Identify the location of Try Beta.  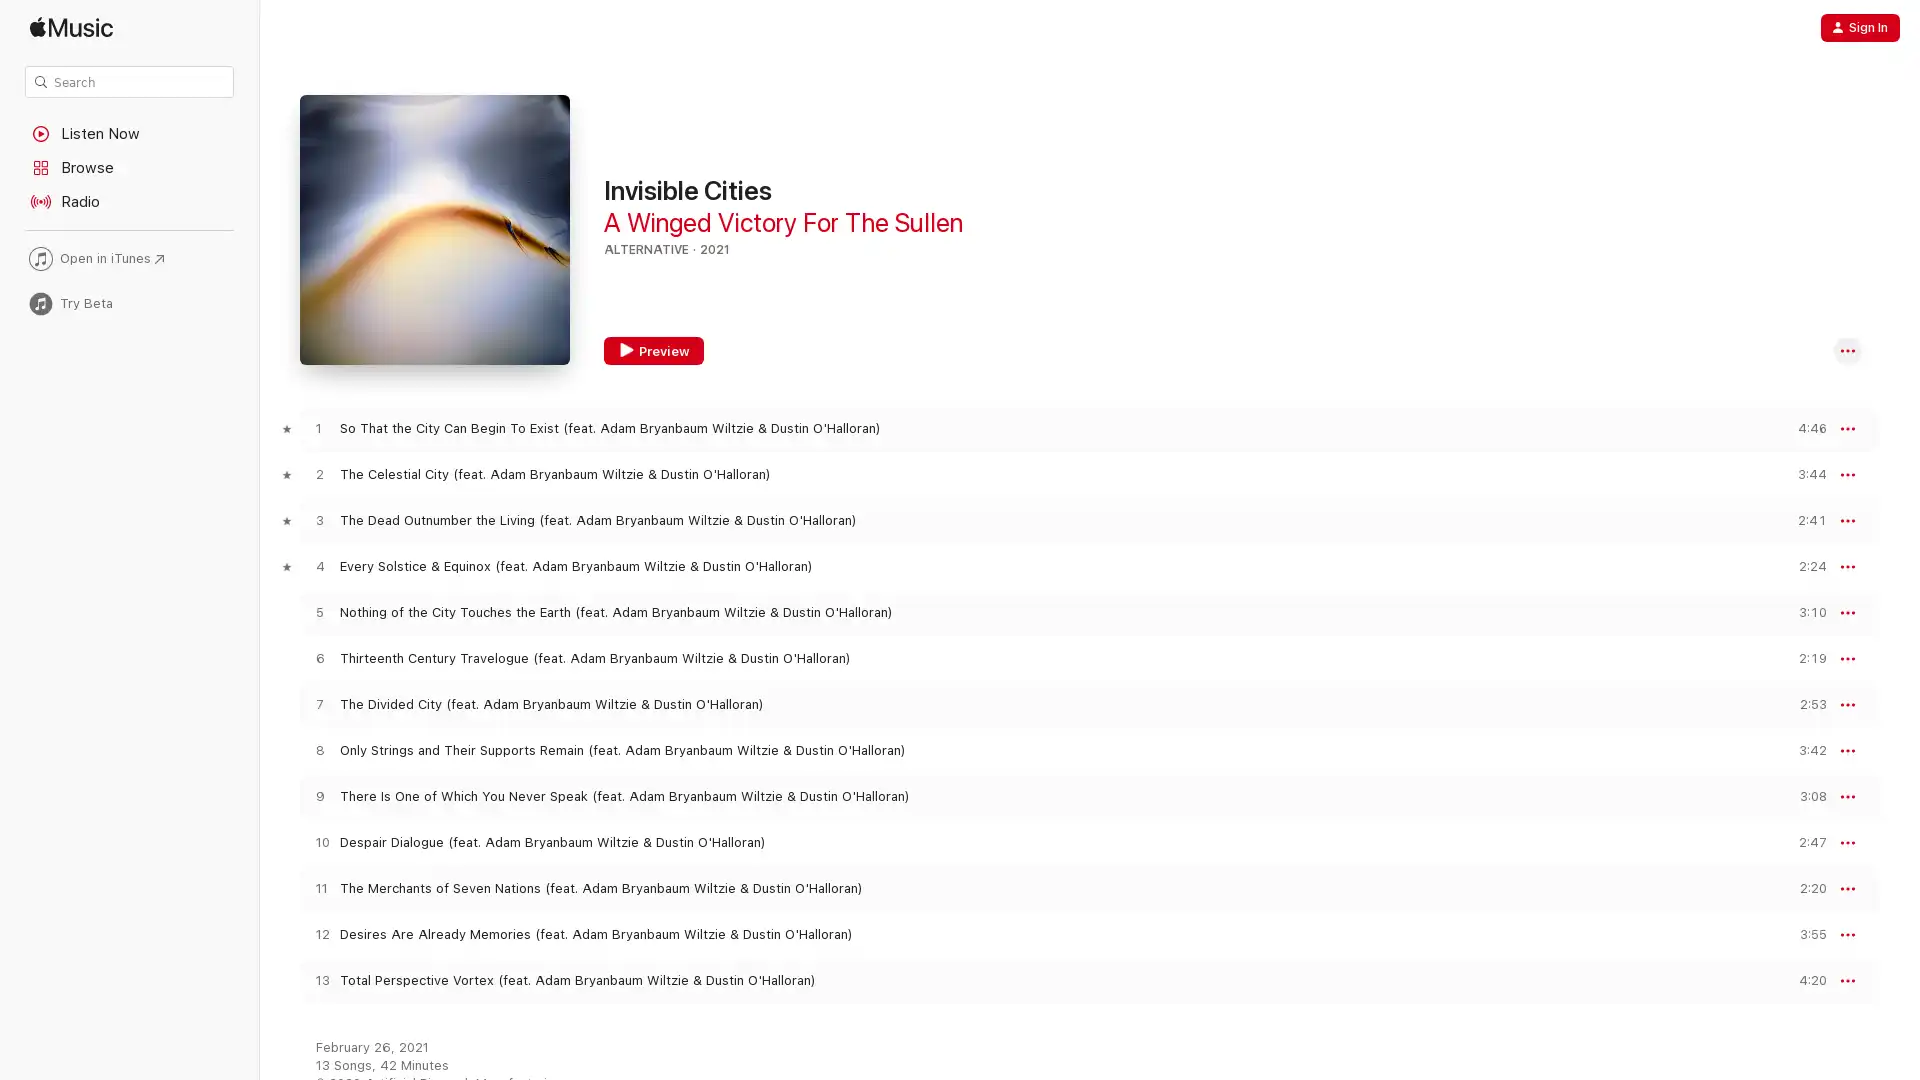
(128, 303).